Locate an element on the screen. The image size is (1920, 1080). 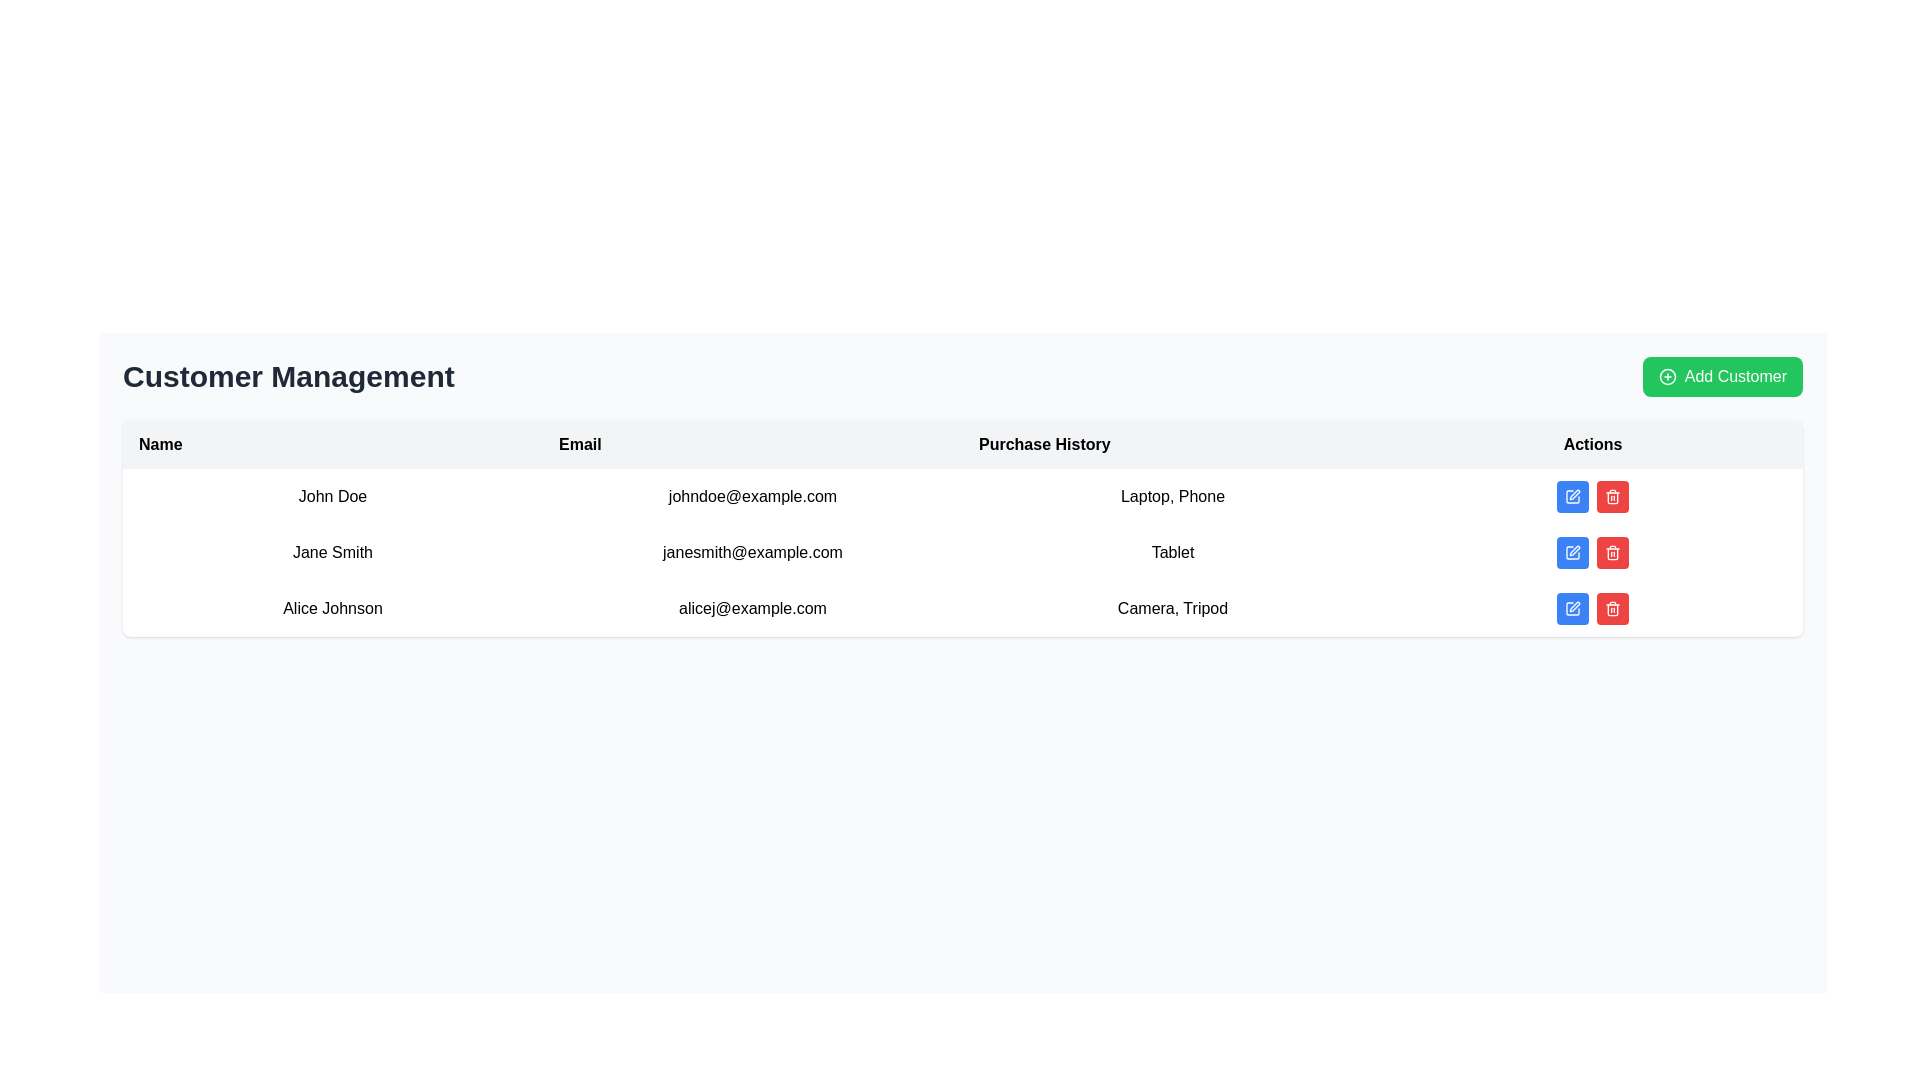
the delete button located in the 'Actions' column of the third row in the customer data table is located at coordinates (1612, 608).